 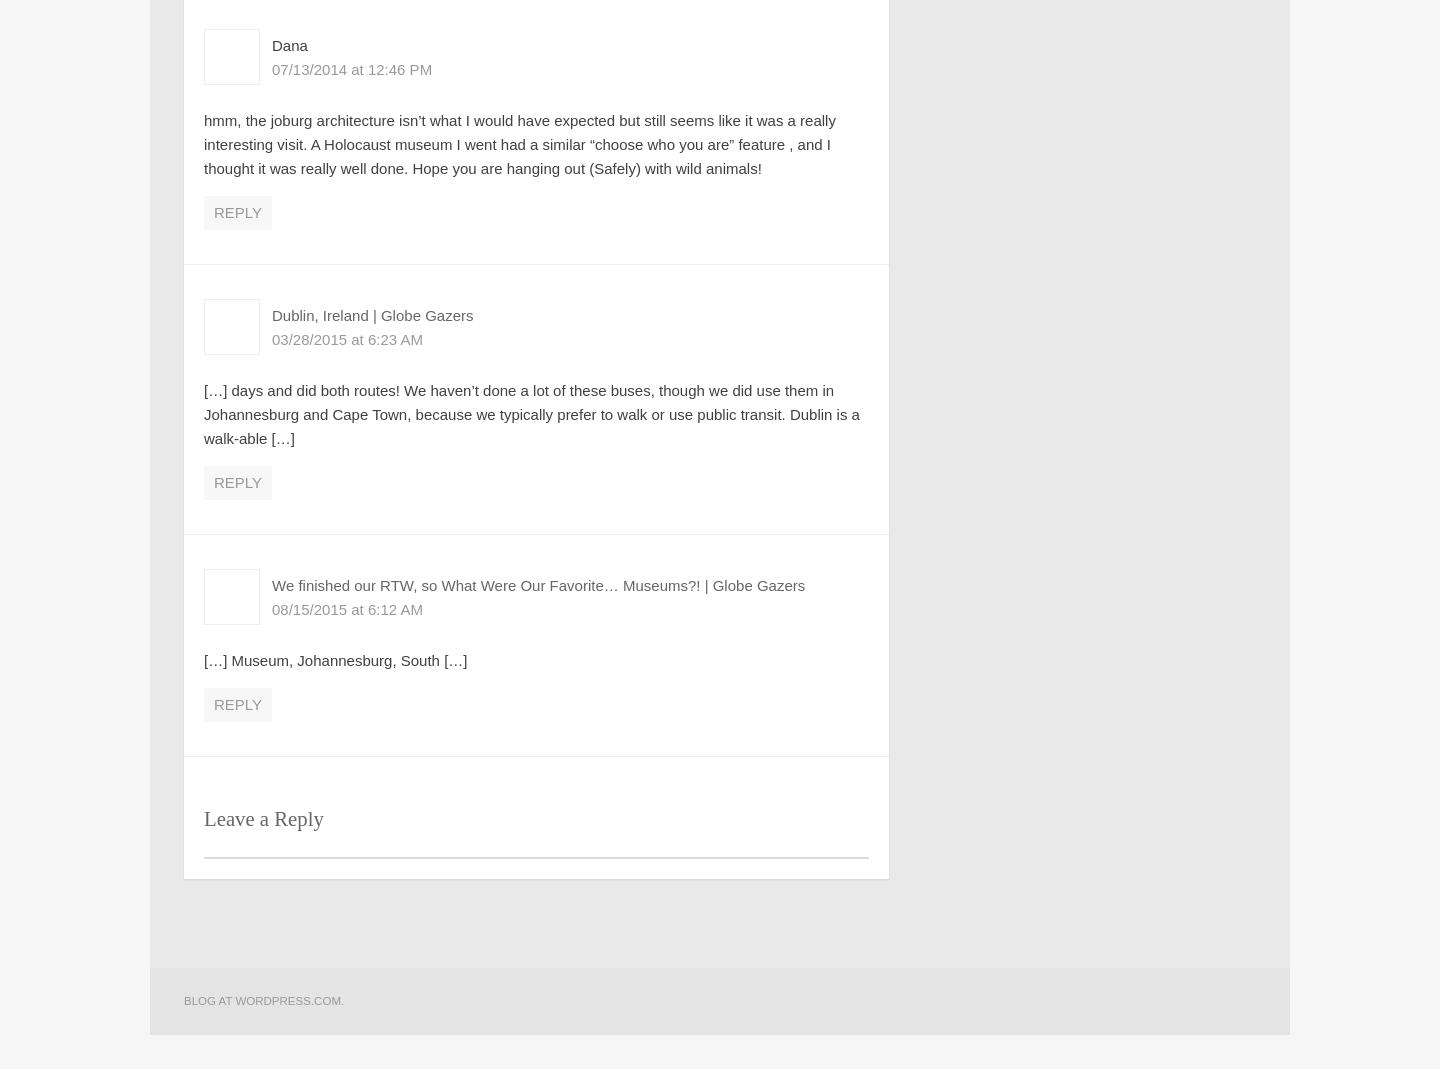 What do you see at coordinates (271, 609) in the screenshot?
I see `'08/15/2015 at 6:12 AM'` at bounding box center [271, 609].